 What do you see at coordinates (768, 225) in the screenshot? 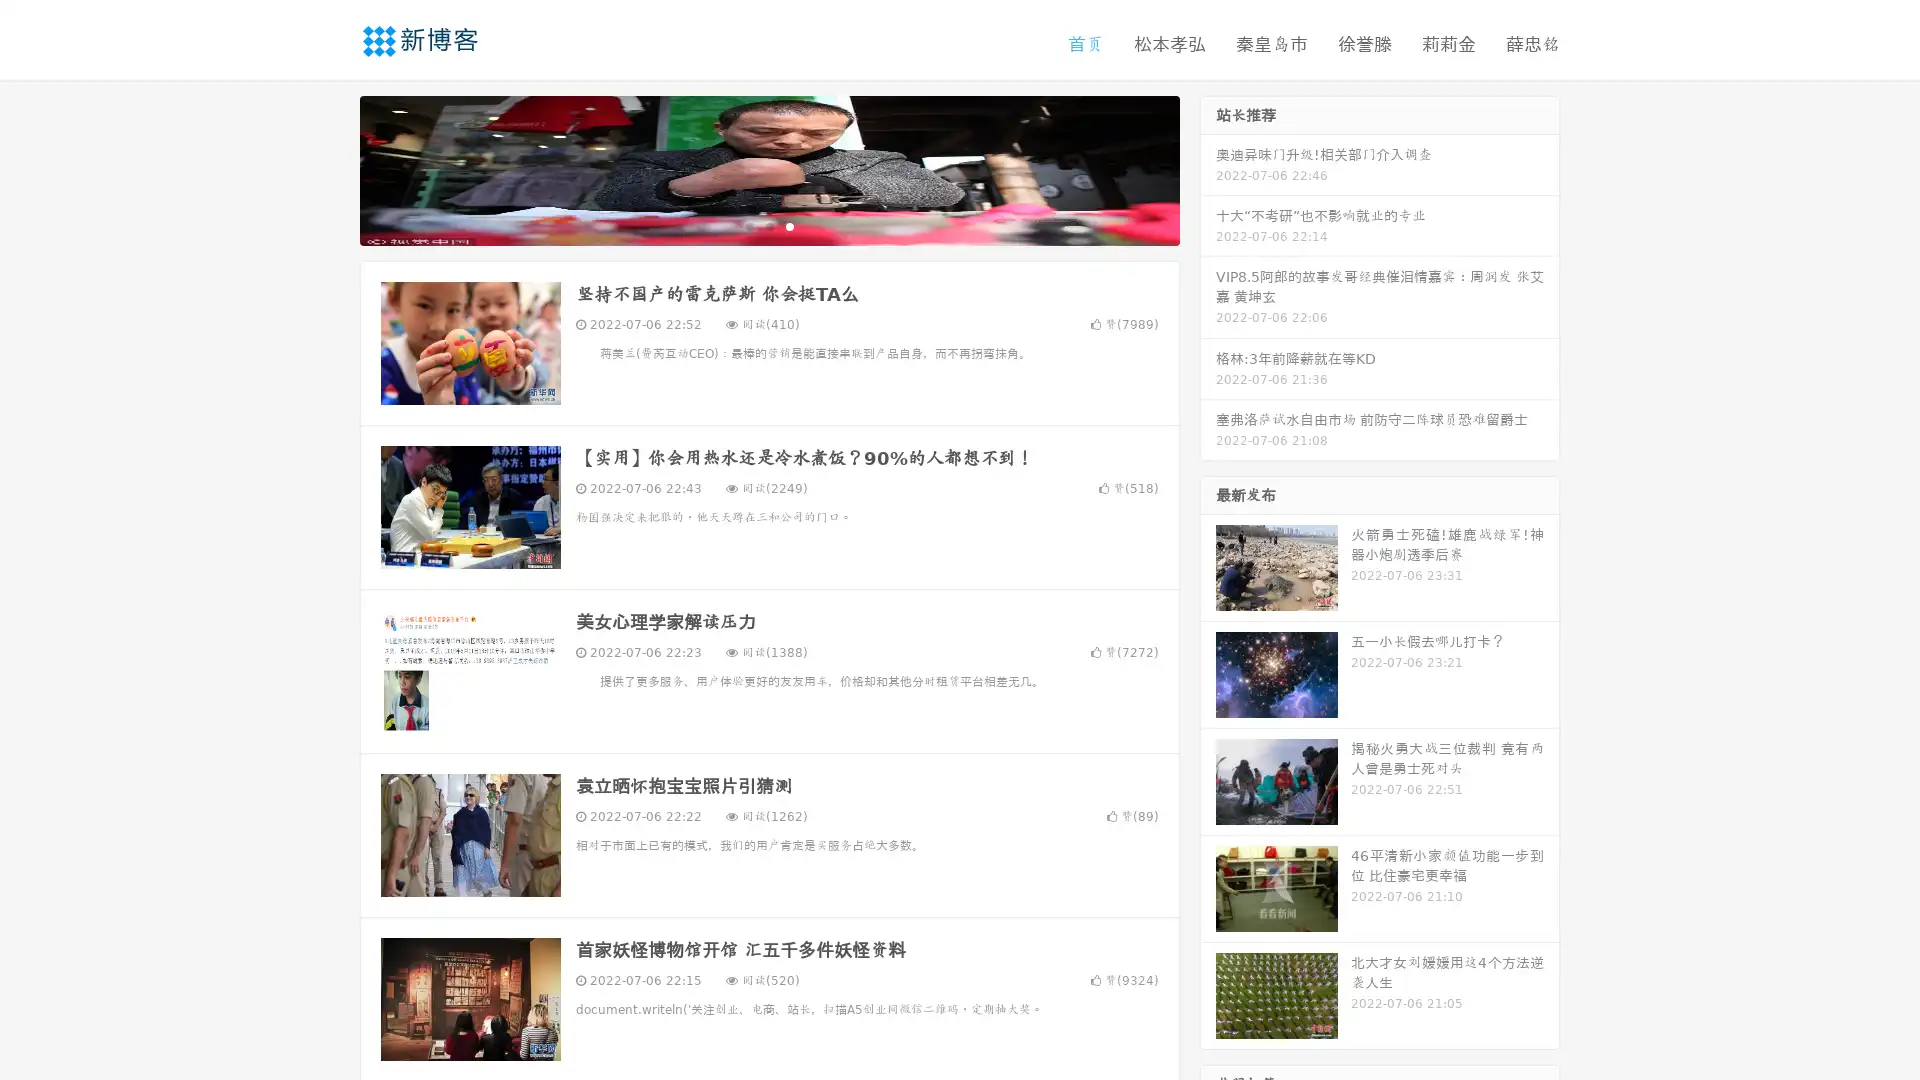
I see `Go to slide 2` at bounding box center [768, 225].